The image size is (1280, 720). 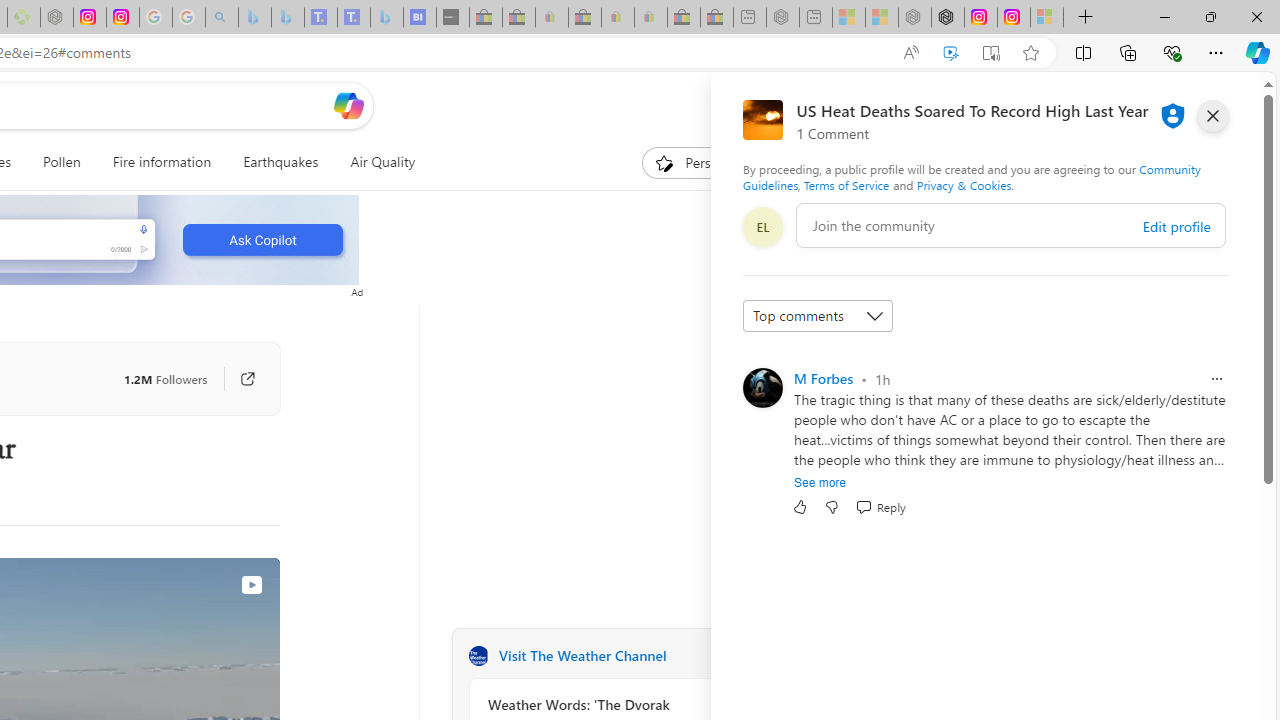 What do you see at coordinates (946, 17) in the screenshot?
I see `'Nordace - Summer Adventures 2024'` at bounding box center [946, 17].